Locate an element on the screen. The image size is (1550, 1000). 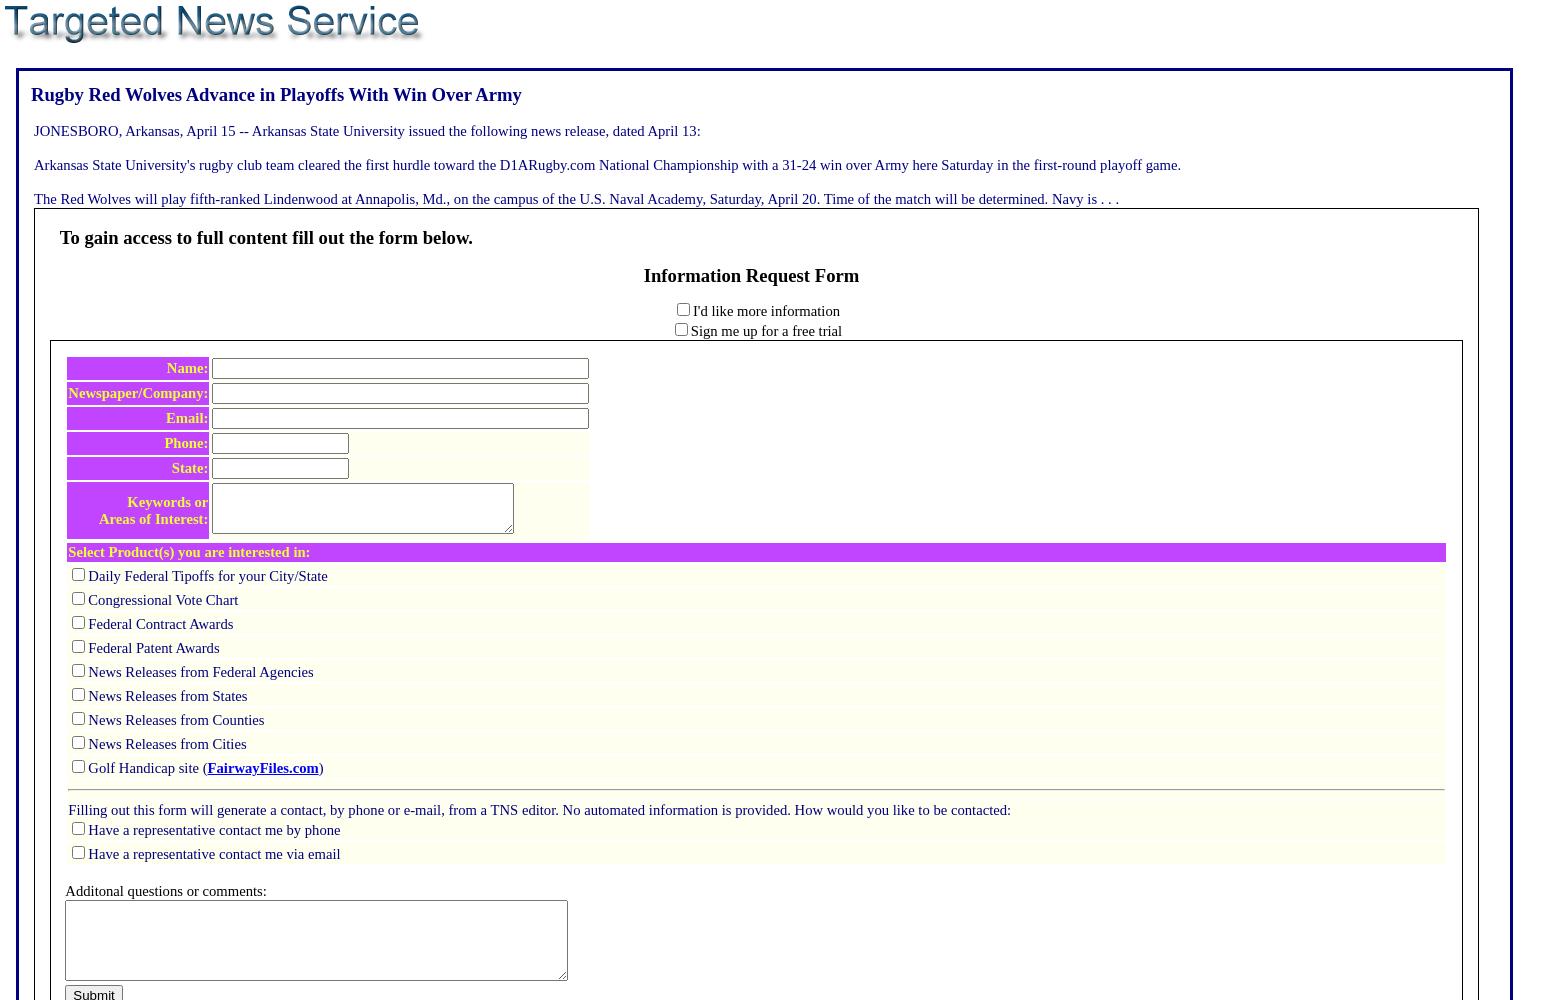
'Golf Handicap site (' is located at coordinates (147, 768).